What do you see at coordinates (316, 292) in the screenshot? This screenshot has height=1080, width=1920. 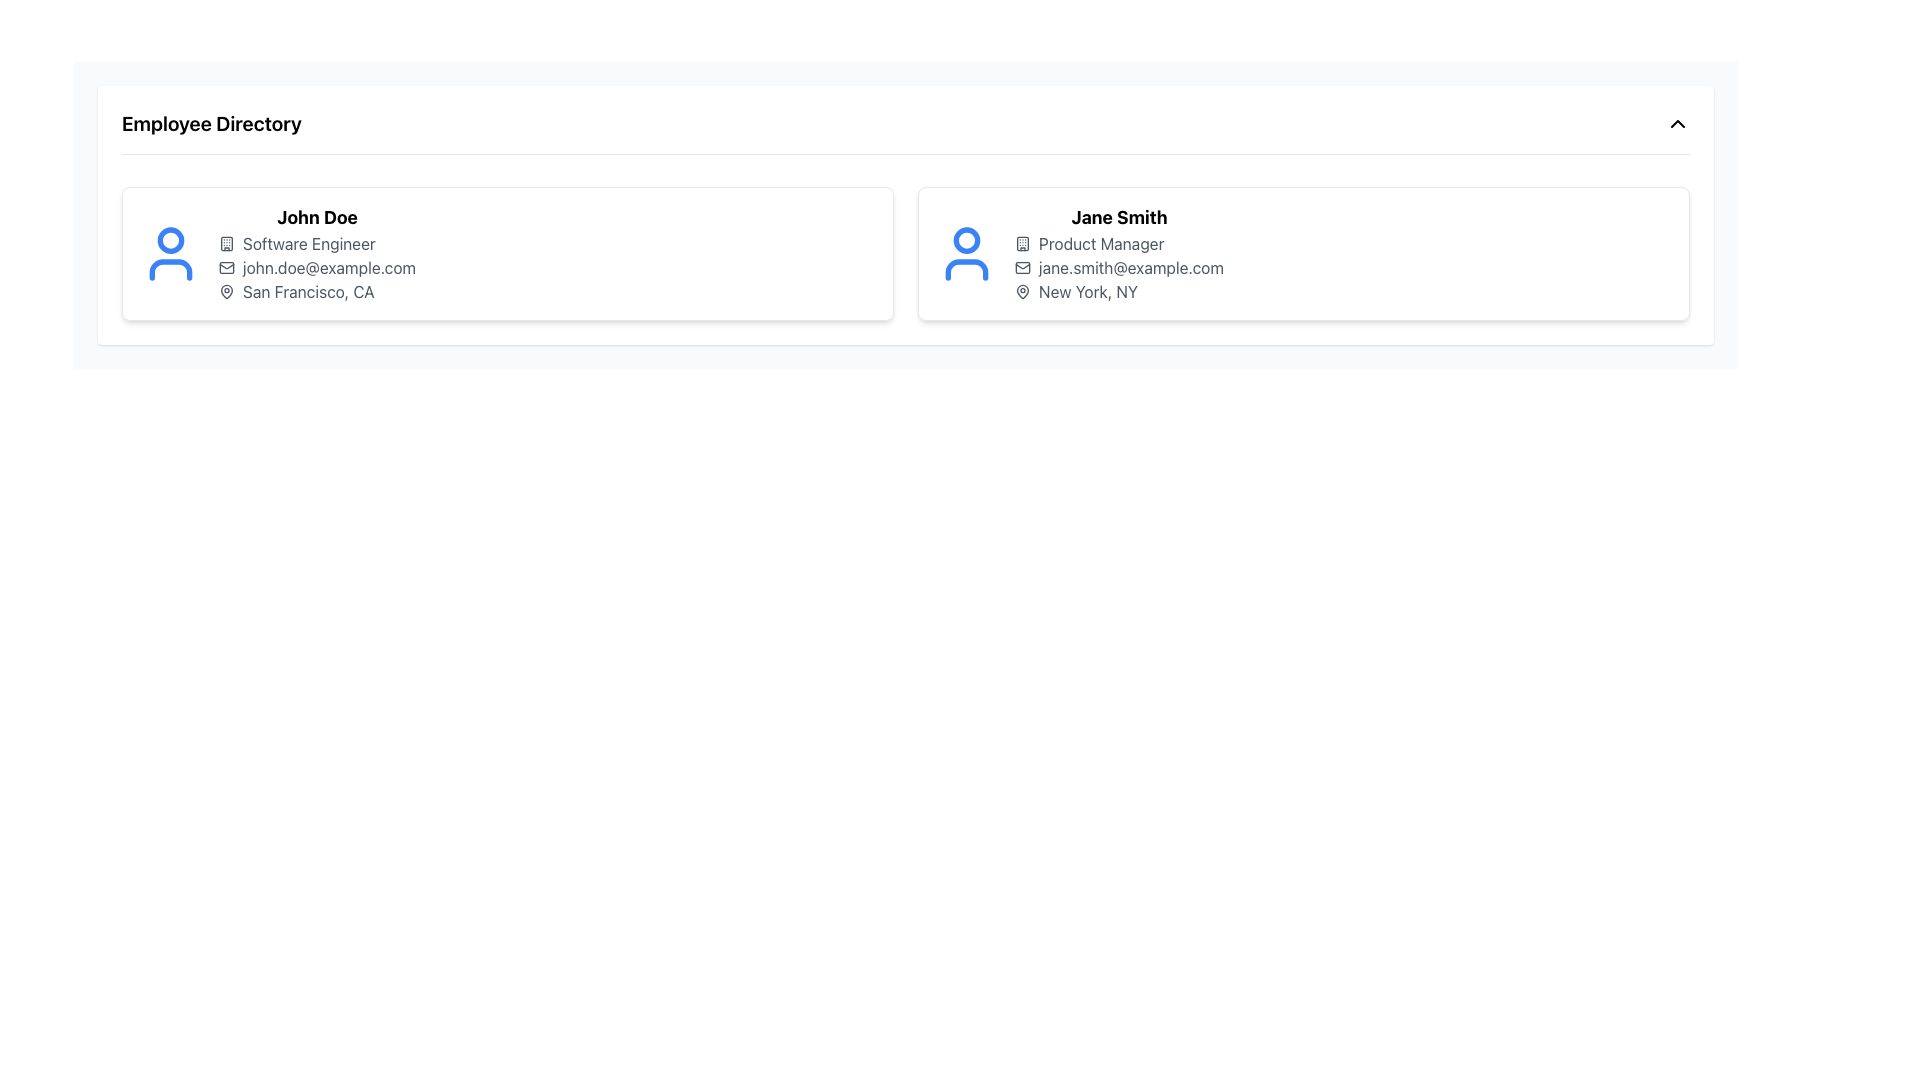 I see `the geographical location text with map pin icon at the bottom of John Doe's profile card in the Employee Directory interface` at bounding box center [316, 292].